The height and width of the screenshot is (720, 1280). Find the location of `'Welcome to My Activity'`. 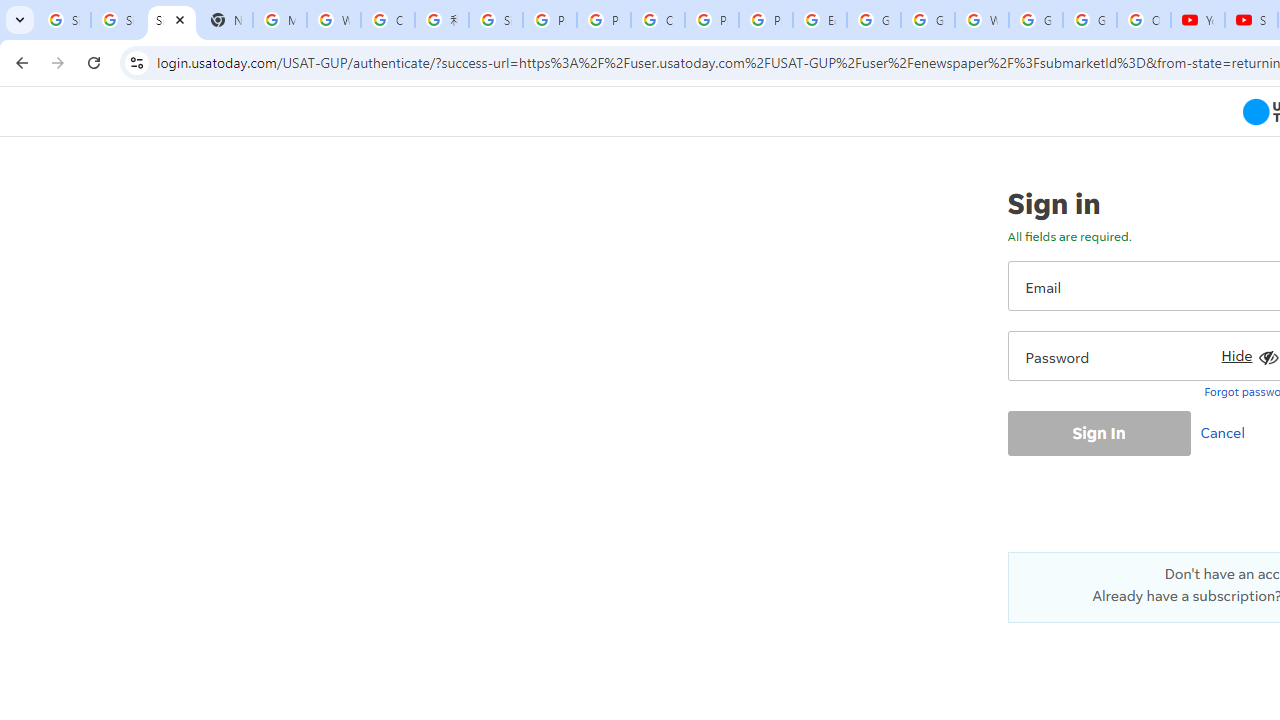

'Welcome to My Activity' is located at coordinates (981, 20).